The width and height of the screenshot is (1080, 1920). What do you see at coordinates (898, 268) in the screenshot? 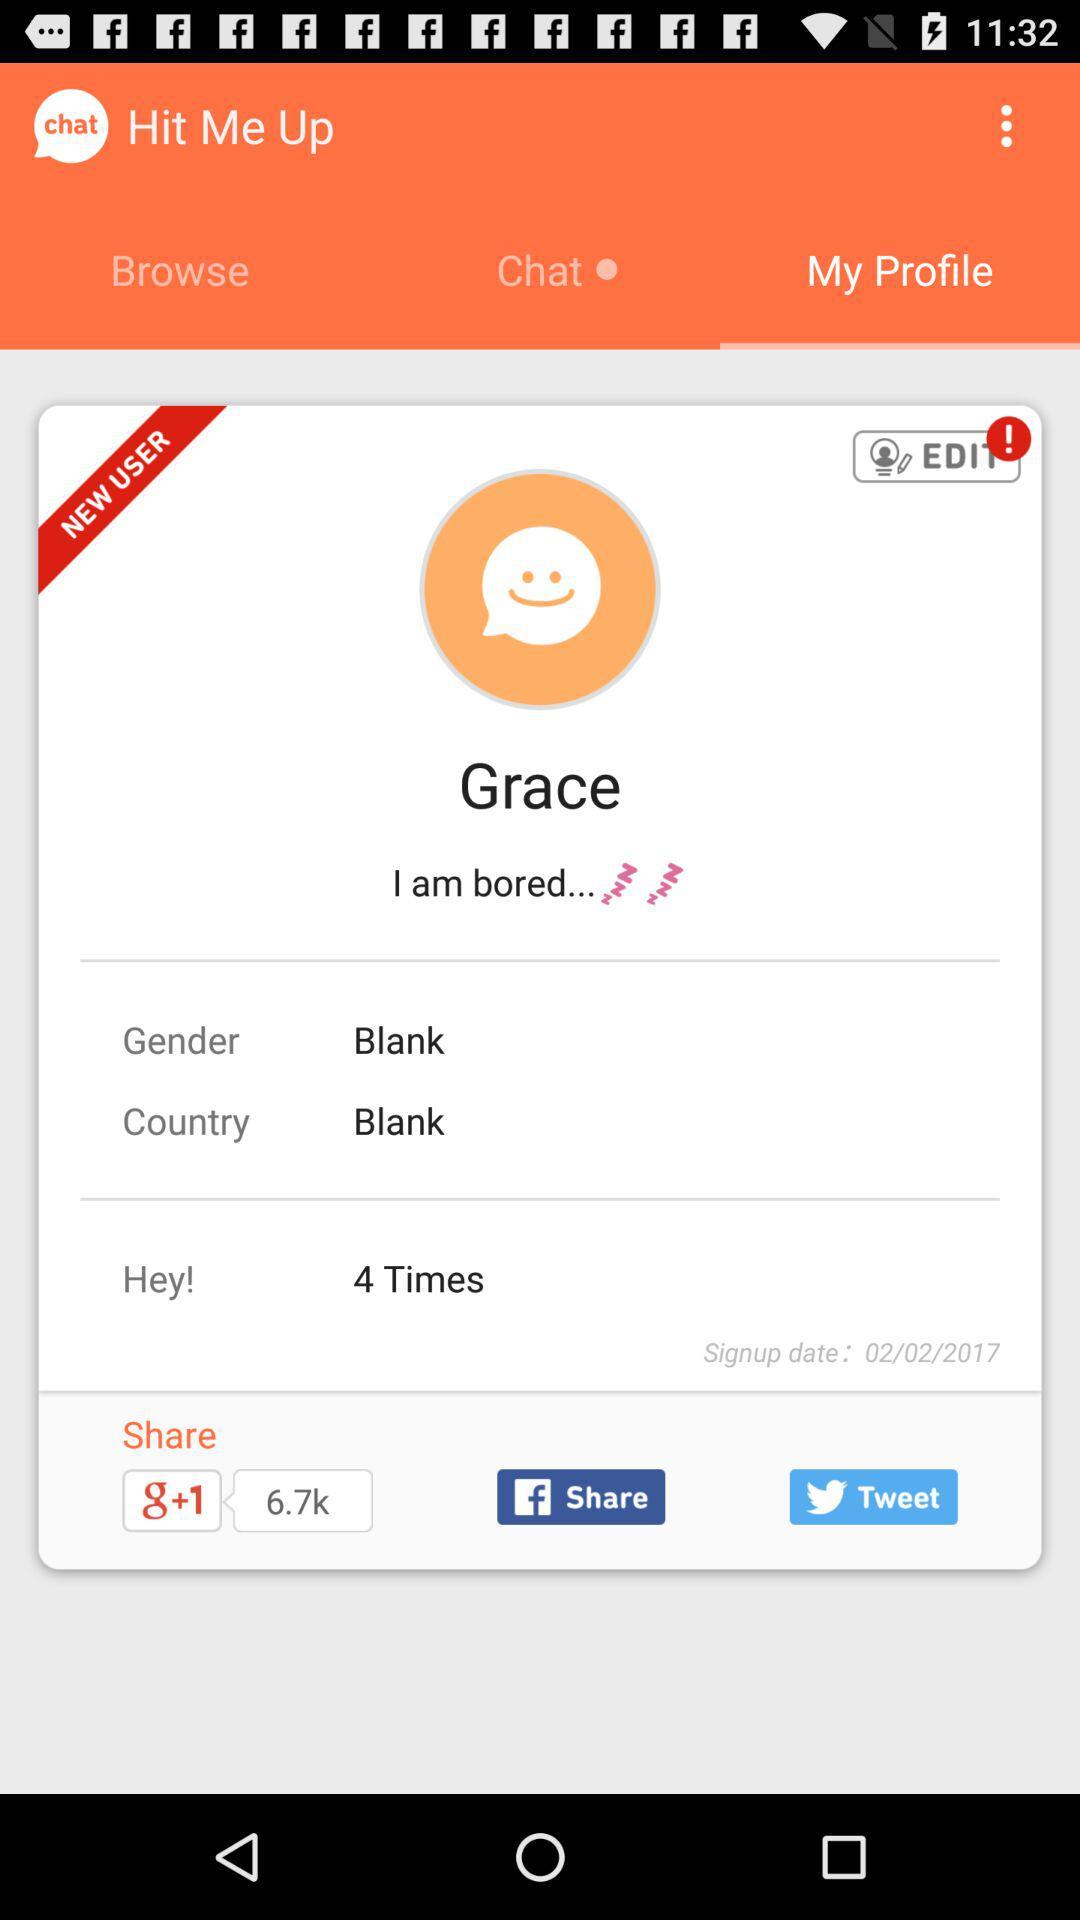
I see `my profile icon` at bounding box center [898, 268].